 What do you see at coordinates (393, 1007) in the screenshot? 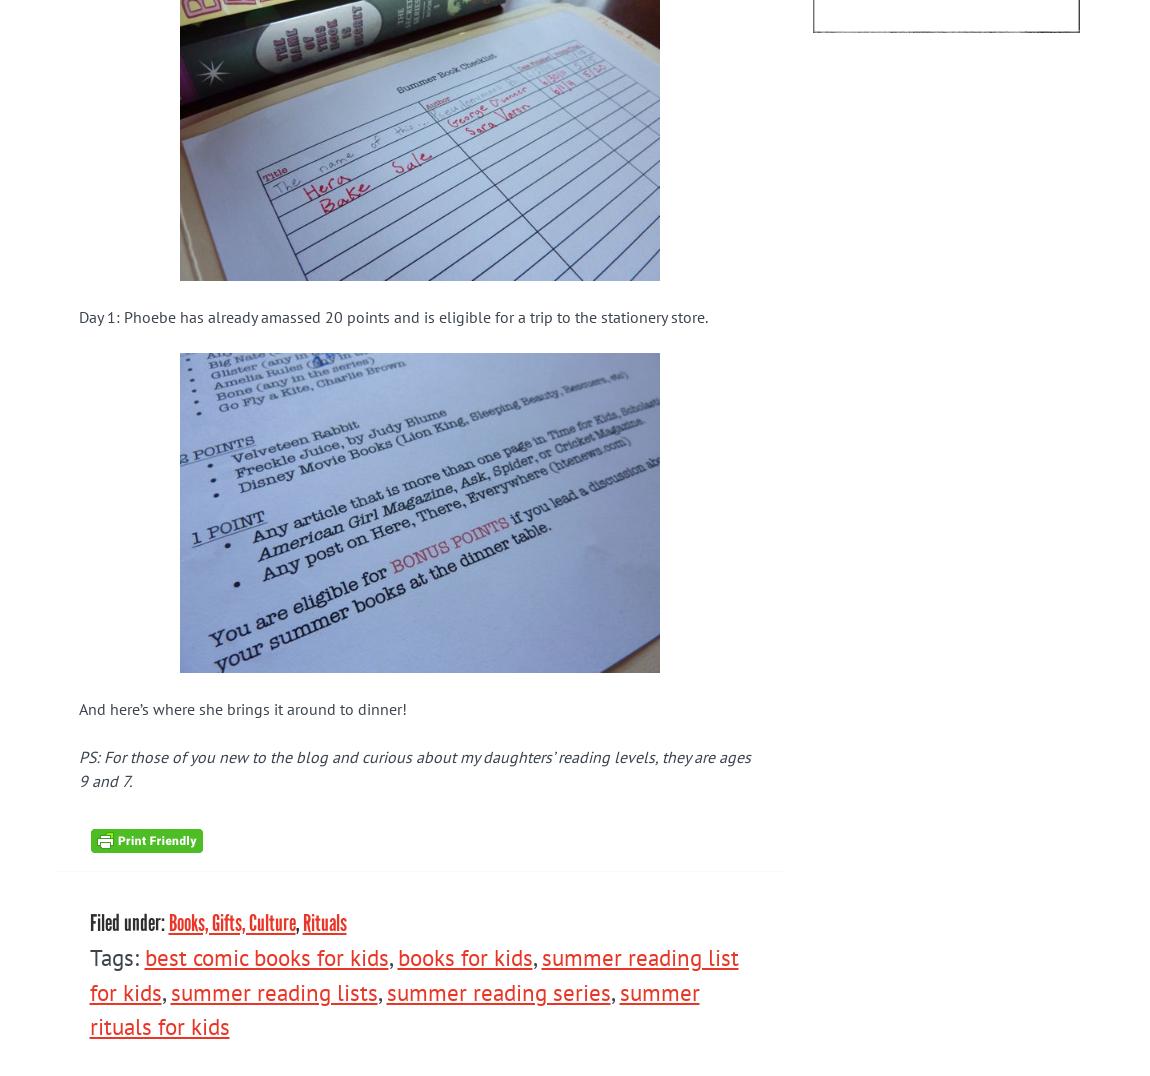
I see `'summer rituals for kids'` at bounding box center [393, 1007].